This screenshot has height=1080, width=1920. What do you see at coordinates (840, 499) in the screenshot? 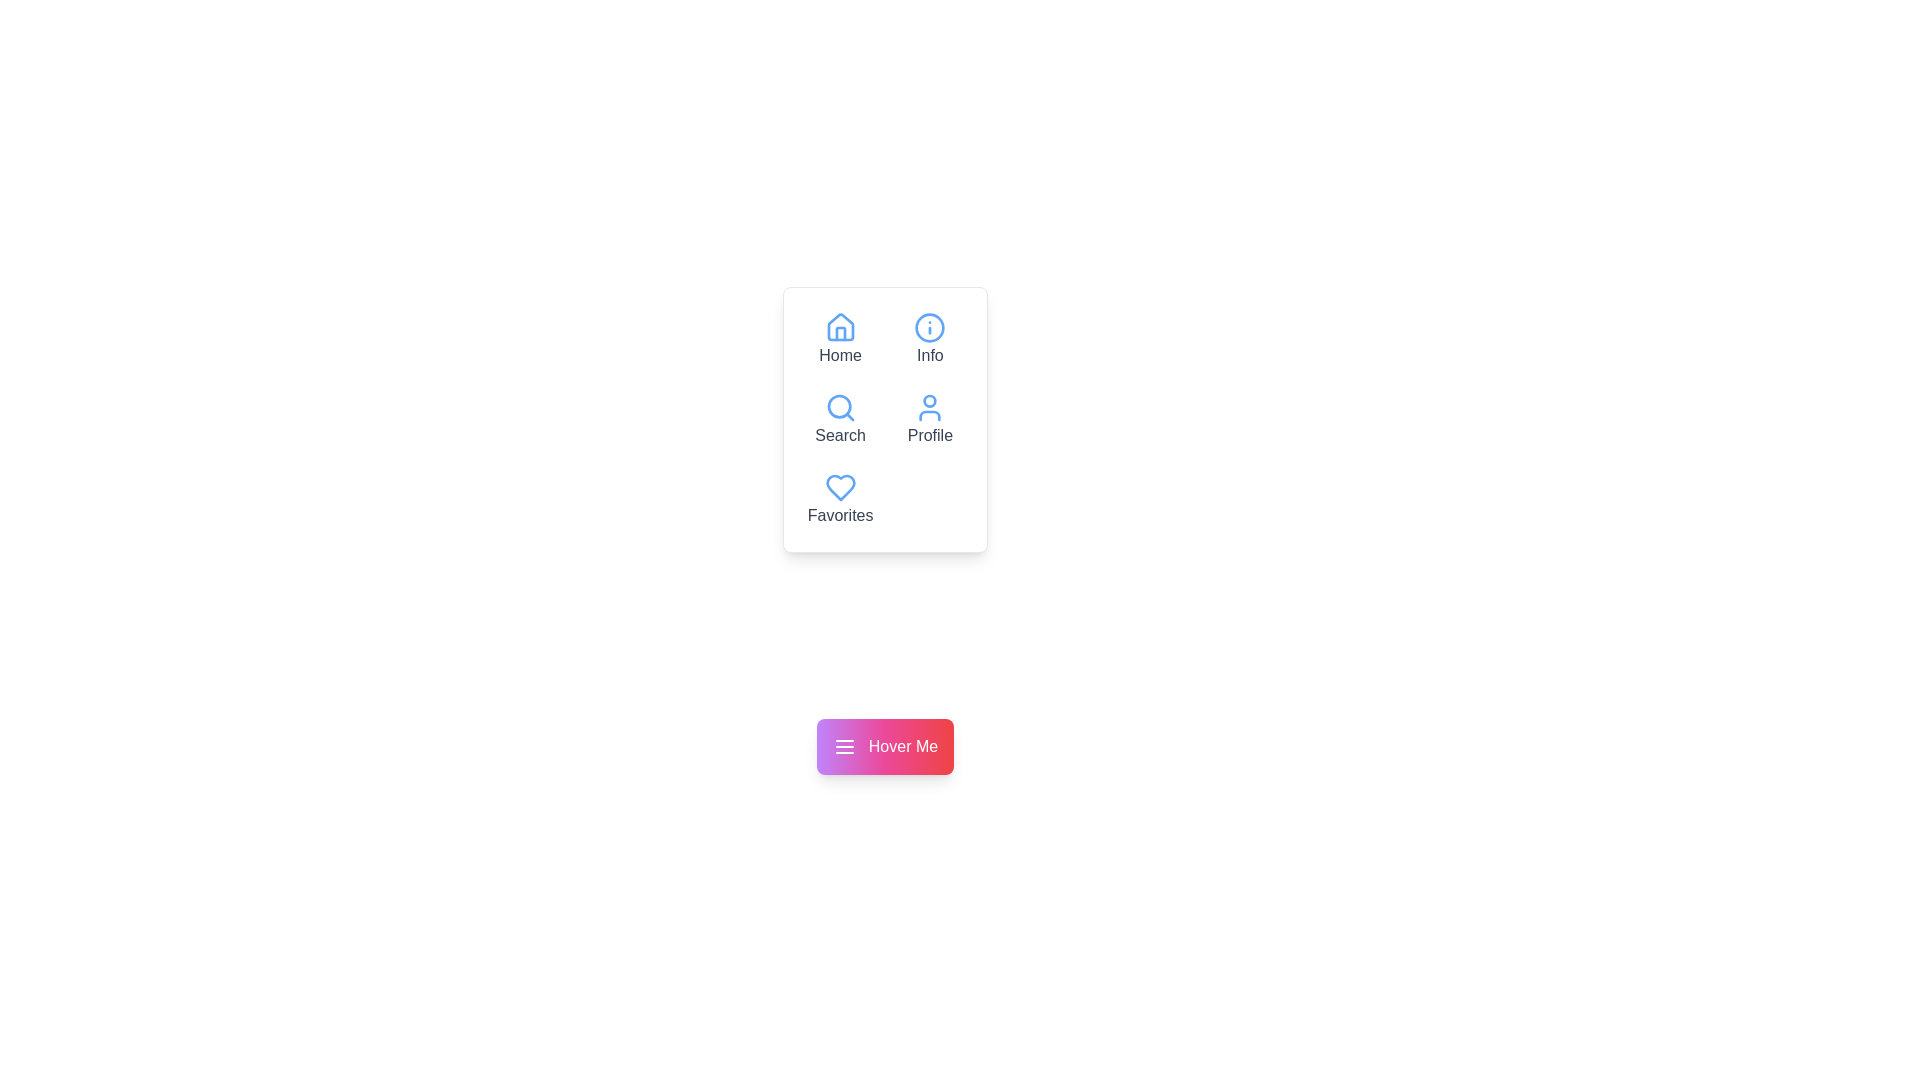
I see `the 'Favorites' labeled icon, which features a light blue heart graphic and is positioned at the last row and first column of the grid layout, to receive a tooltip or visual feedback` at bounding box center [840, 499].